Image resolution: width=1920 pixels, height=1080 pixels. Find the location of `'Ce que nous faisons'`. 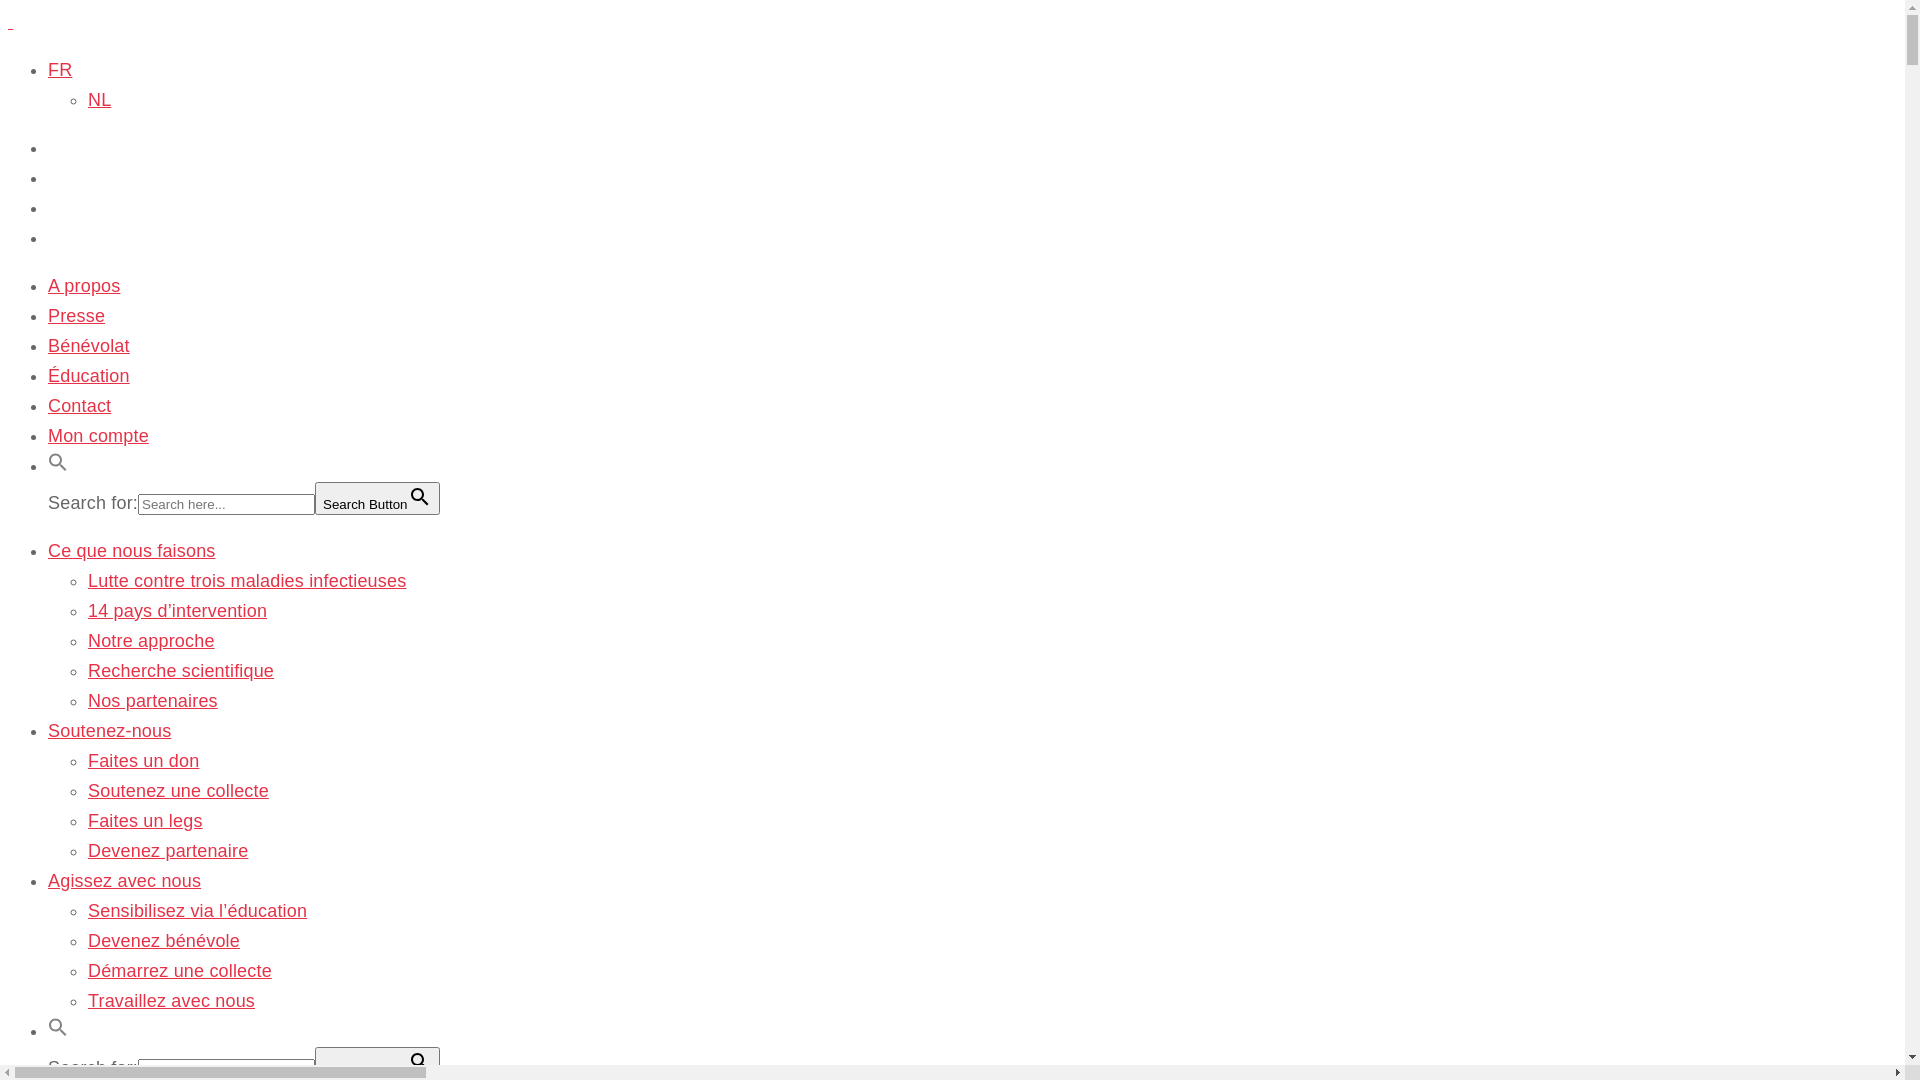

'Ce que nous faisons' is located at coordinates (131, 551).